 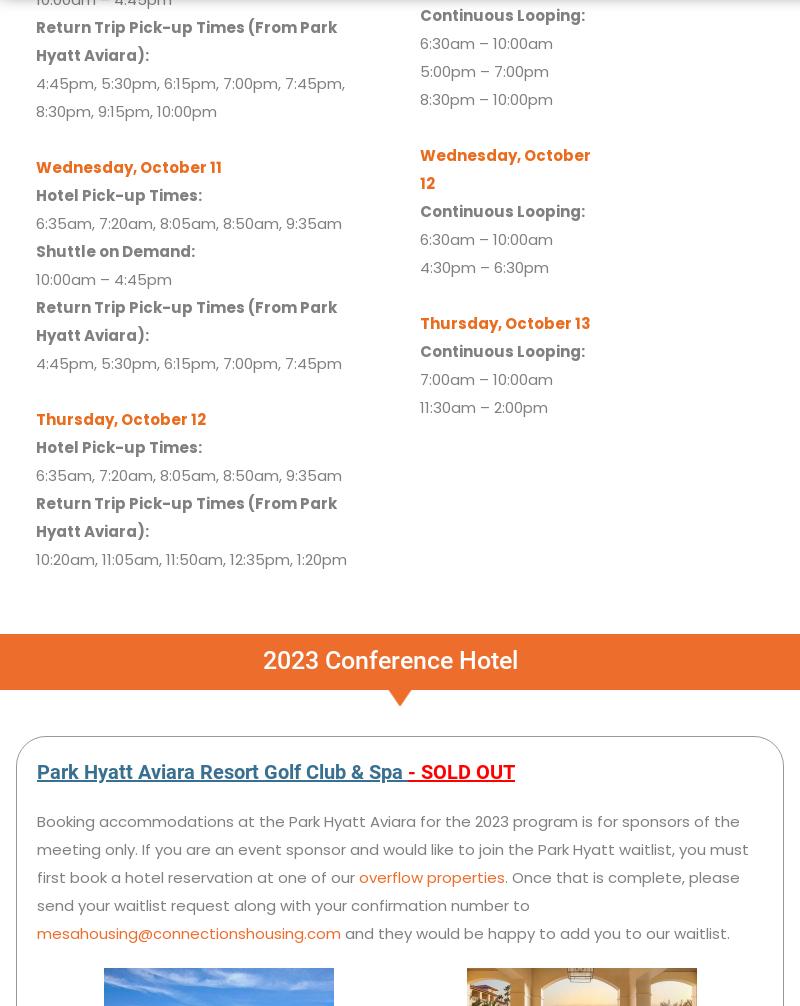 What do you see at coordinates (460, 769) in the screenshot?
I see `'- SOLD OUT'` at bounding box center [460, 769].